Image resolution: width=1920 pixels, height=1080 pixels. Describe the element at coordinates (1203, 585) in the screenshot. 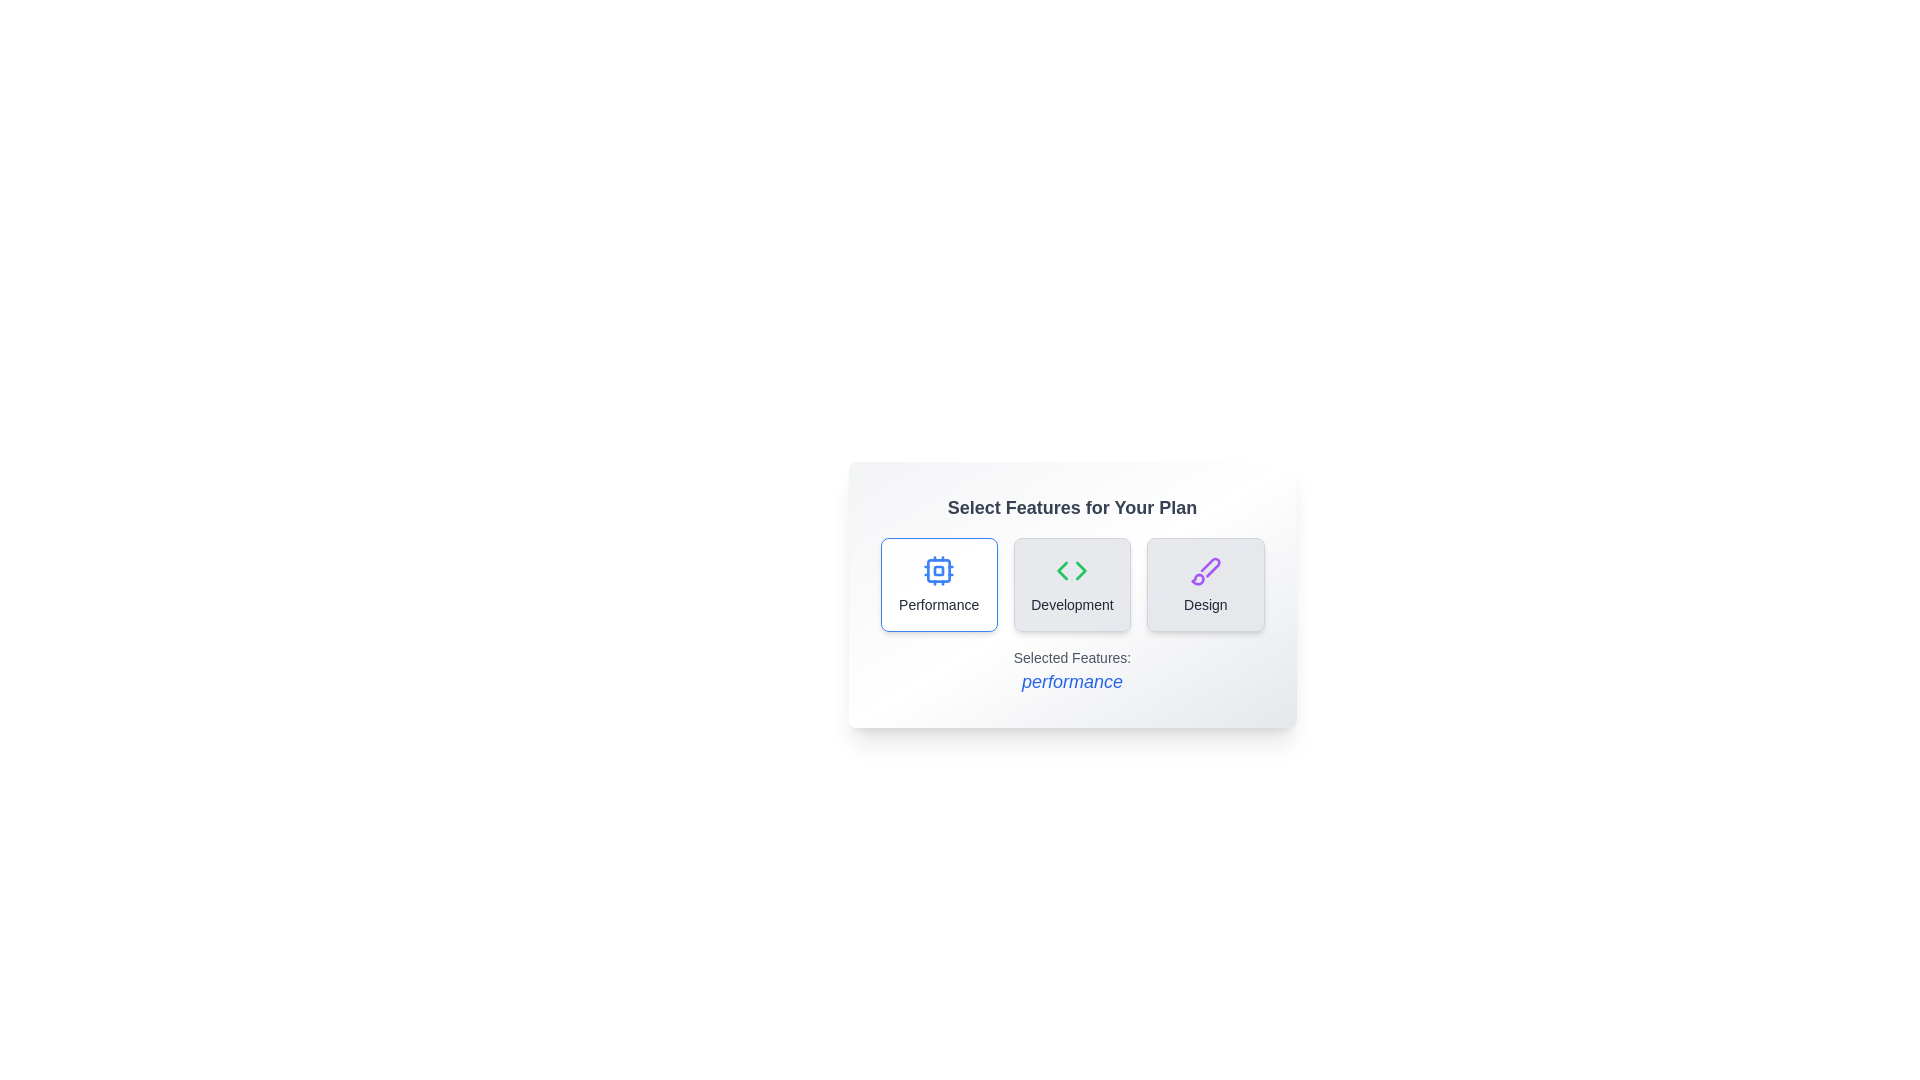

I see `the Design button` at that location.